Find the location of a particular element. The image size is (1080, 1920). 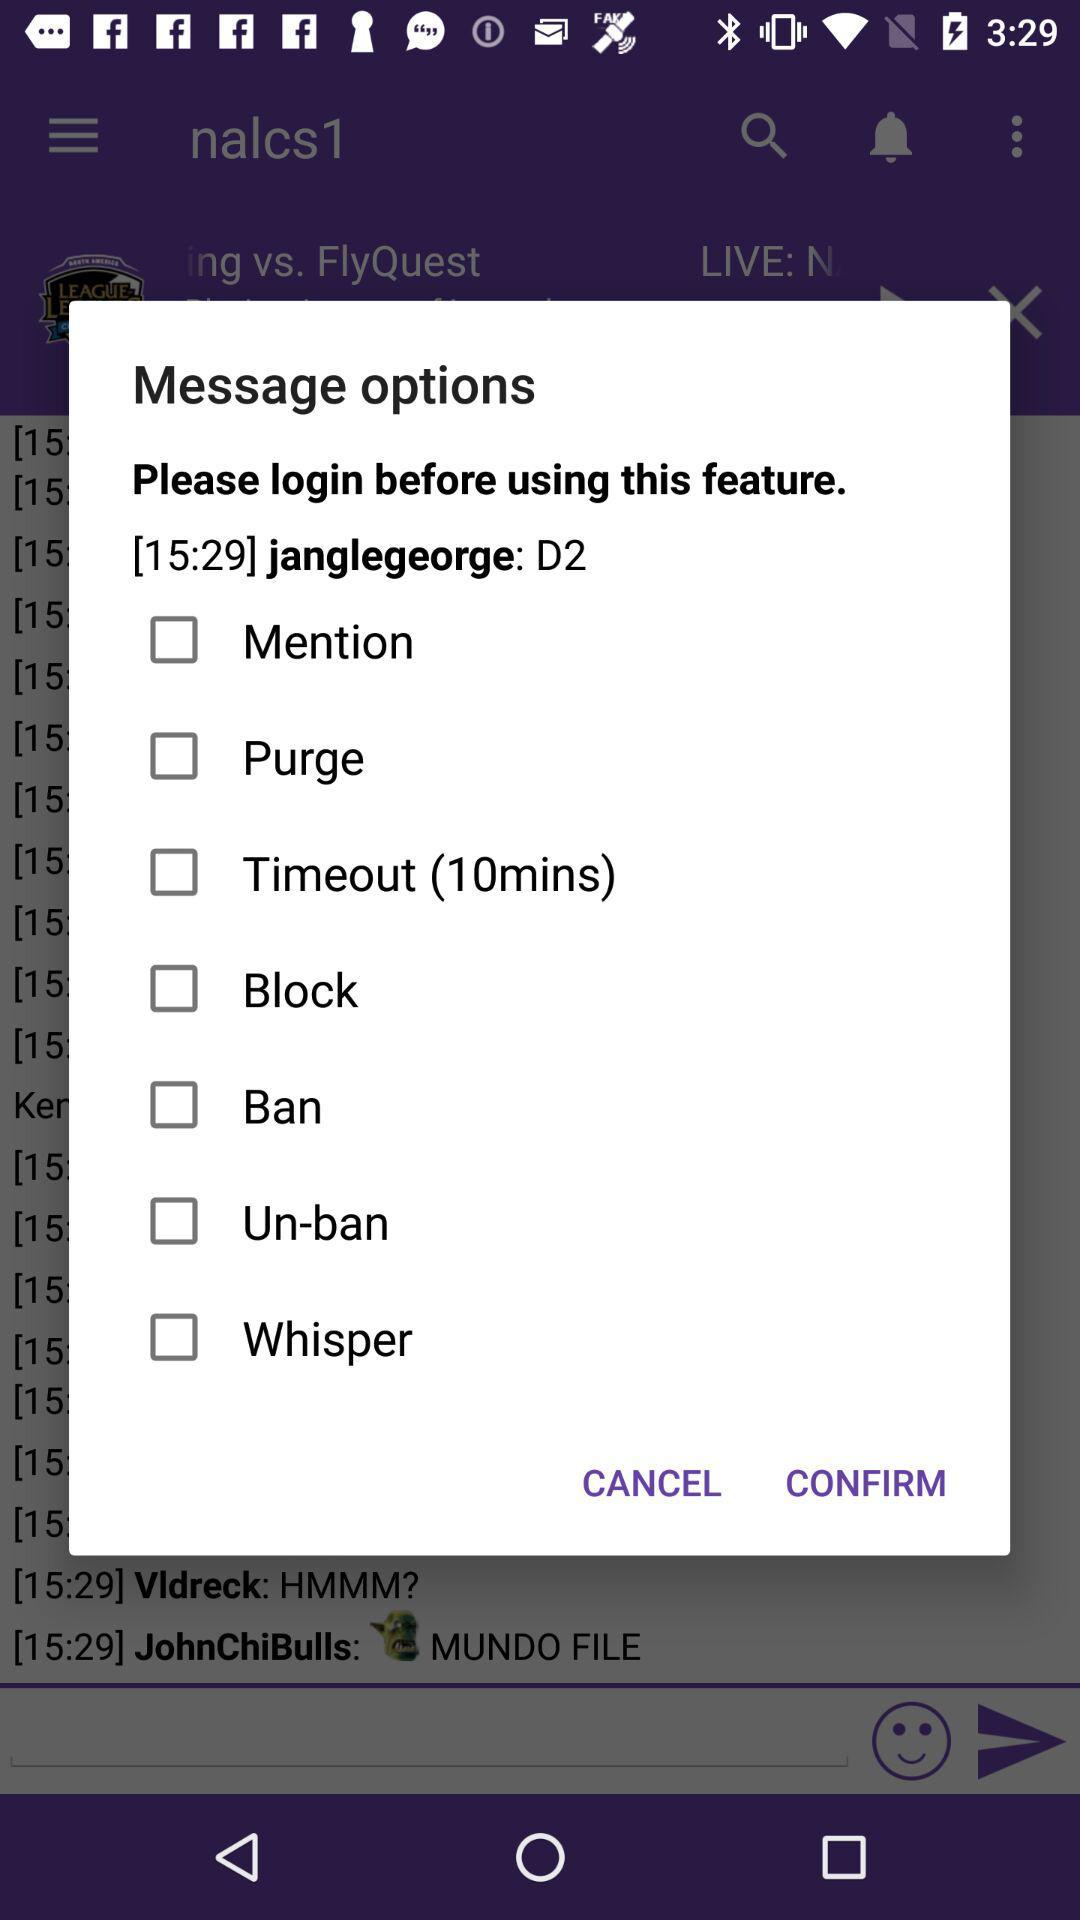

the icon below ban checkbox is located at coordinates (538, 1220).